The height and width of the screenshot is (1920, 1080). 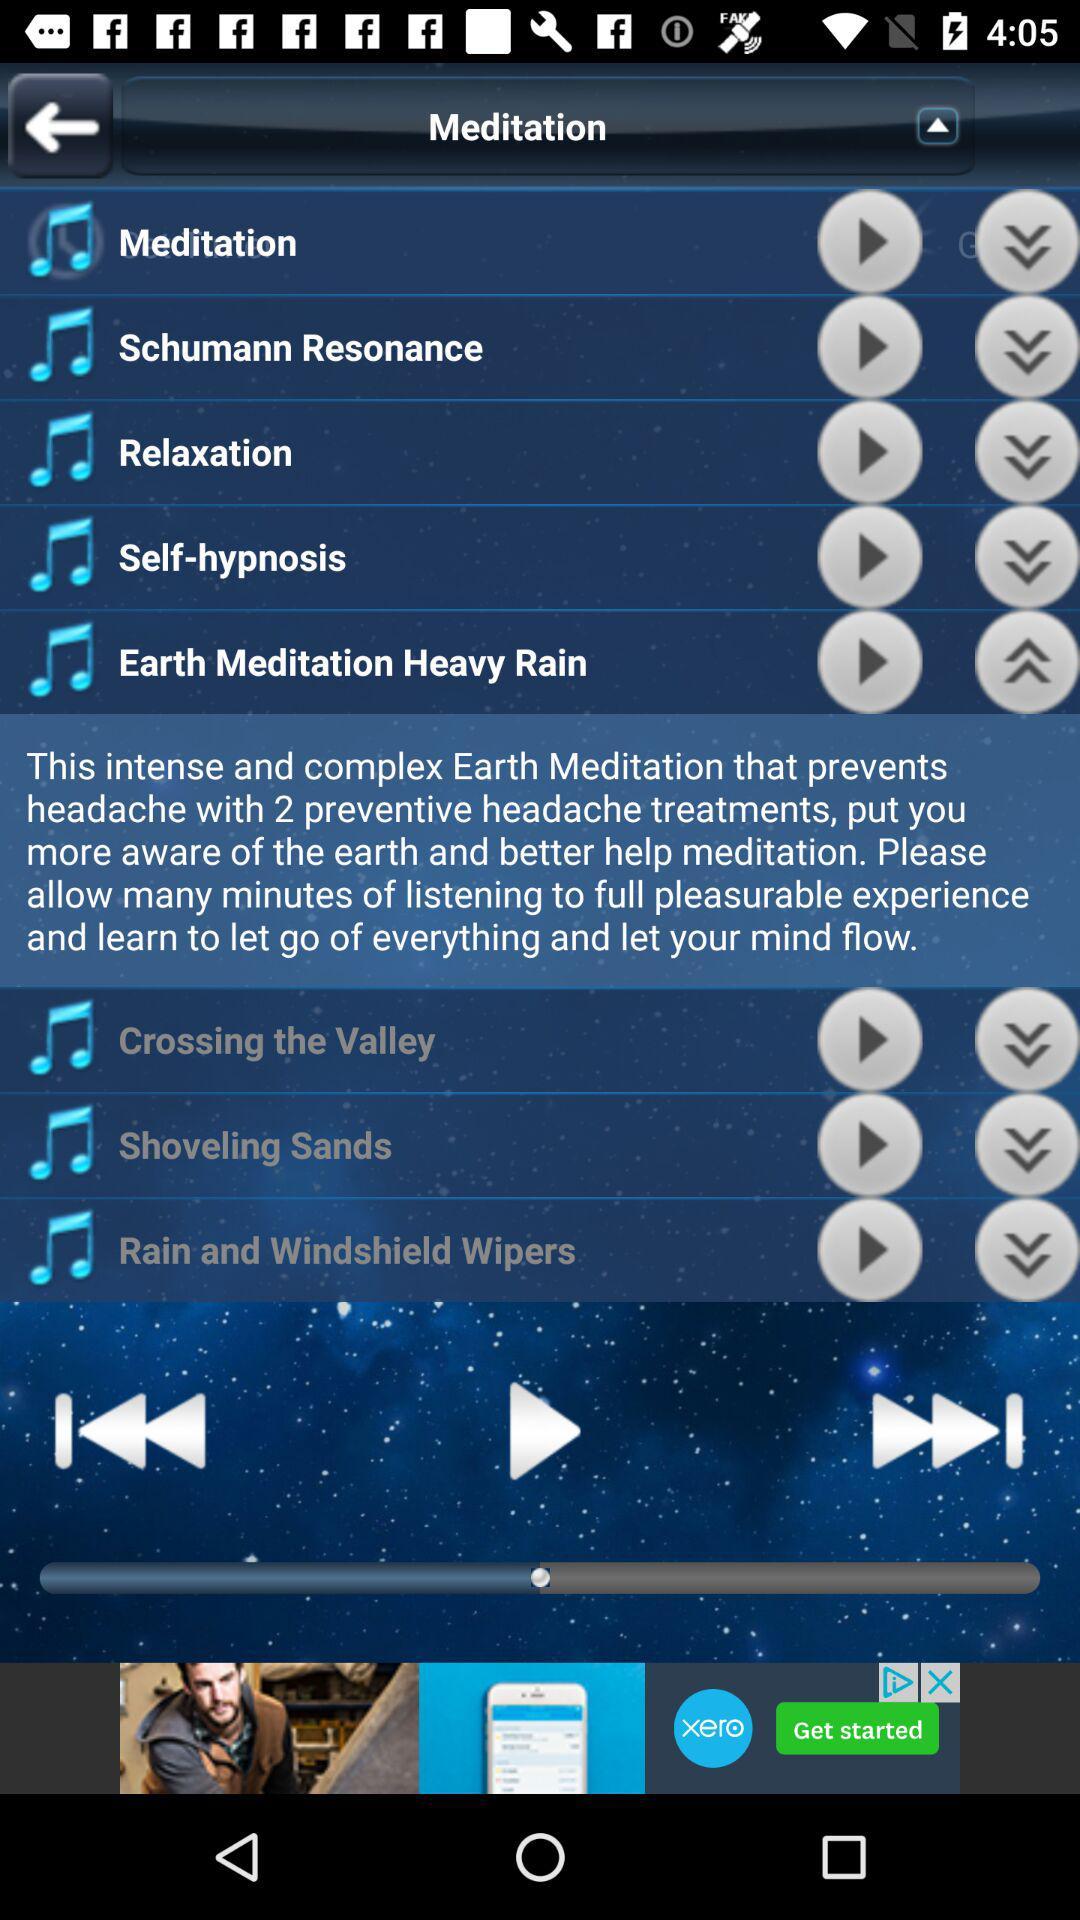 What do you see at coordinates (540, 1429) in the screenshot?
I see `play` at bounding box center [540, 1429].